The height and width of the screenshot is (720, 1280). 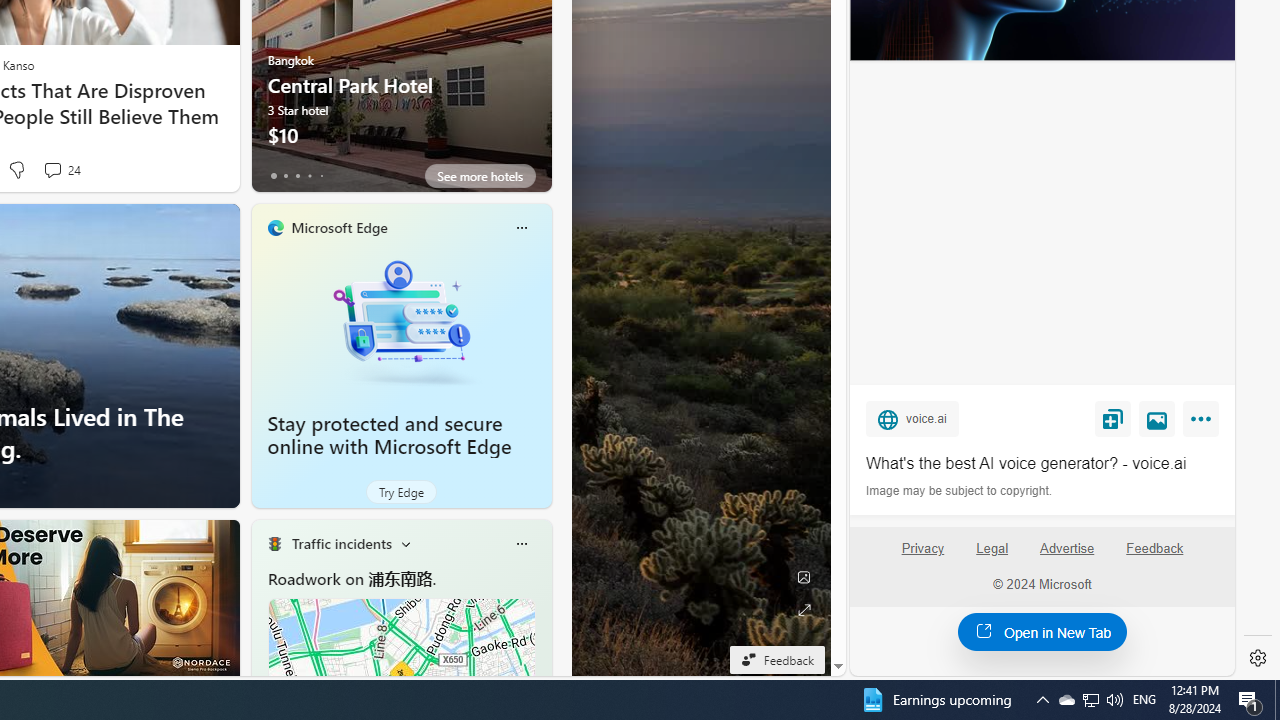 I want to click on 'Try Edge', so click(x=400, y=492).